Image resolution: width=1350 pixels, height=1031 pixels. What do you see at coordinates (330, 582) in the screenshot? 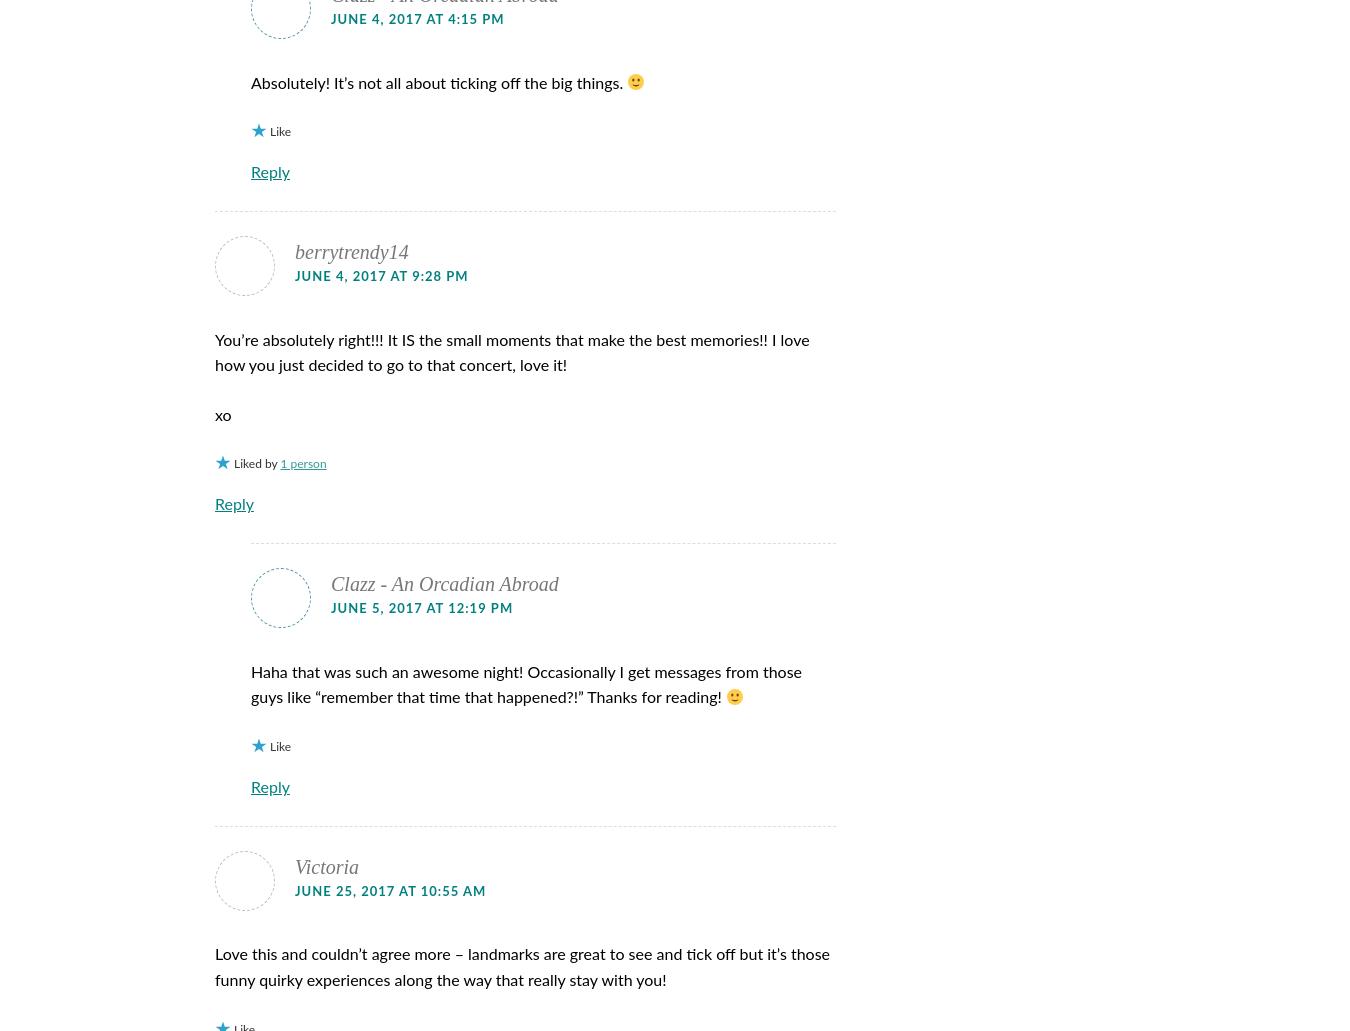
I see `'Clazz - An Orcadian Abroad'` at bounding box center [330, 582].